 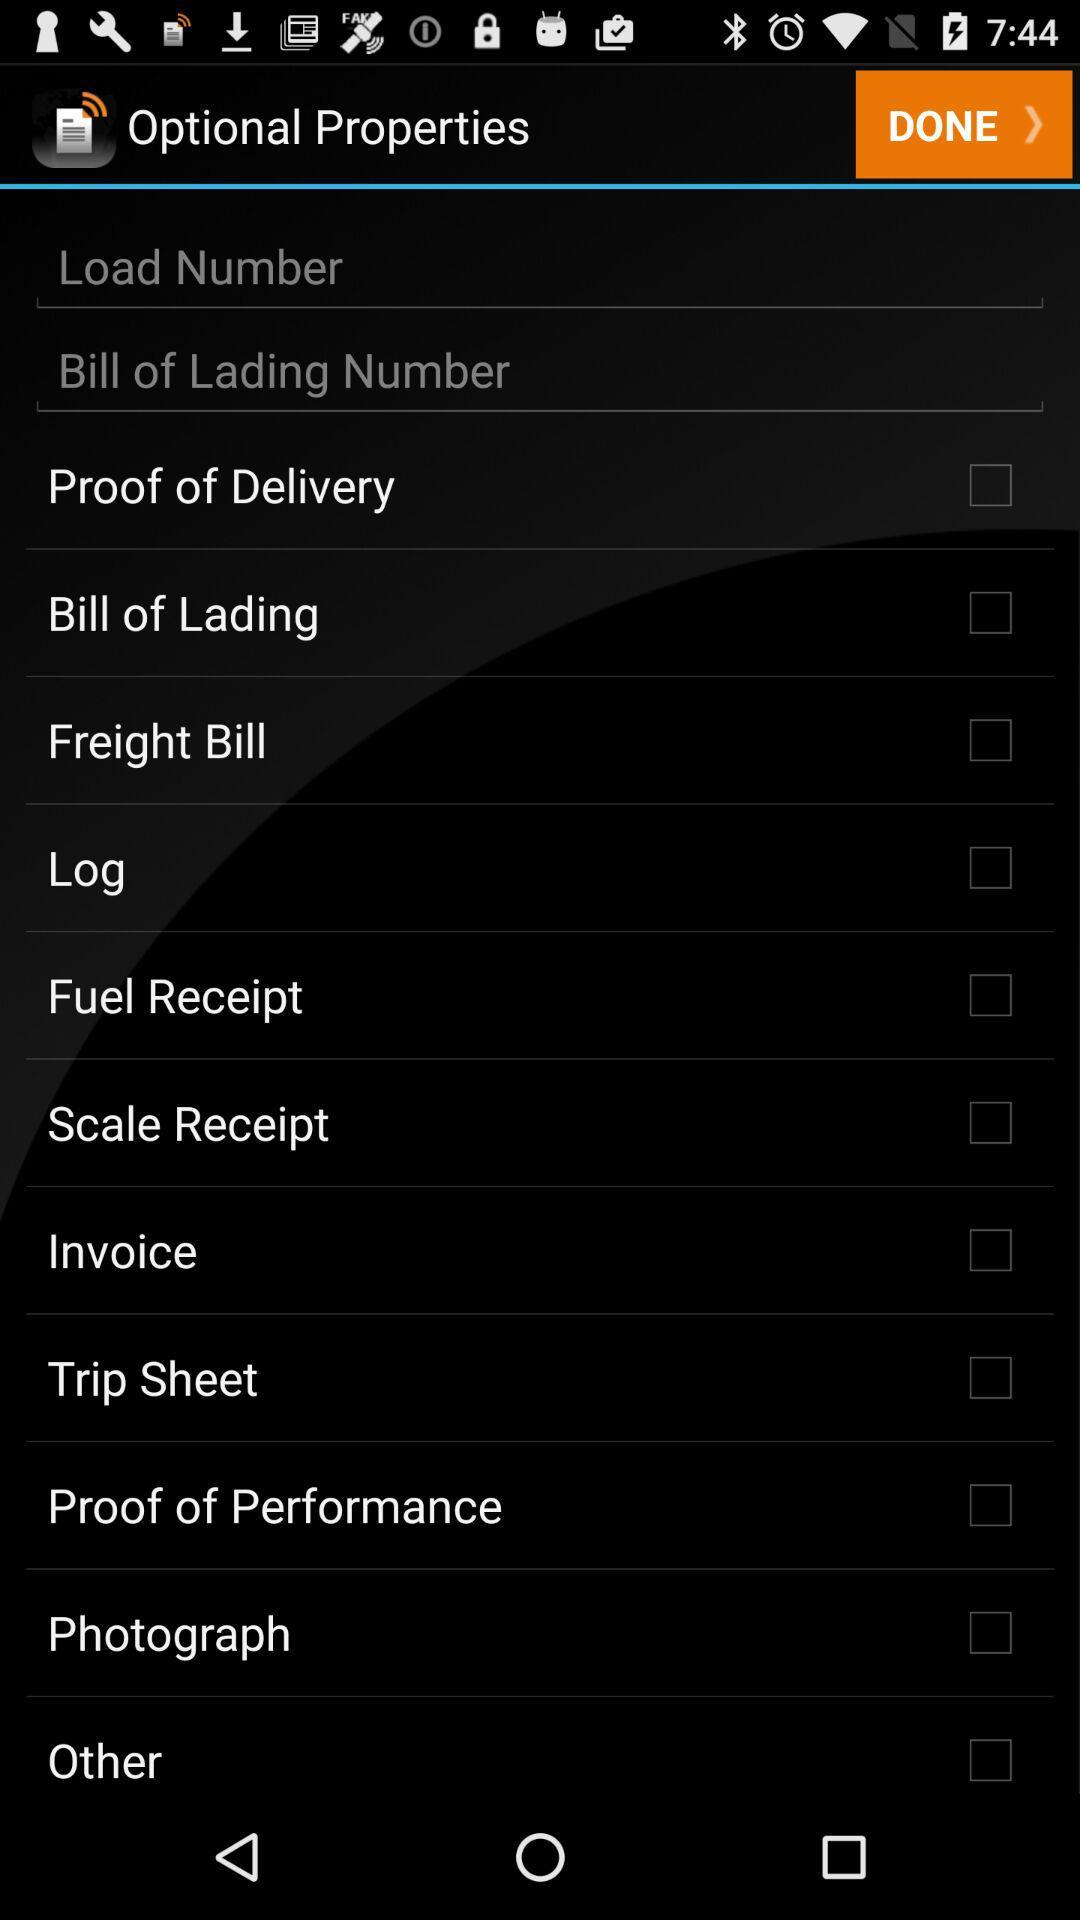 What do you see at coordinates (540, 266) in the screenshot?
I see `load number field` at bounding box center [540, 266].